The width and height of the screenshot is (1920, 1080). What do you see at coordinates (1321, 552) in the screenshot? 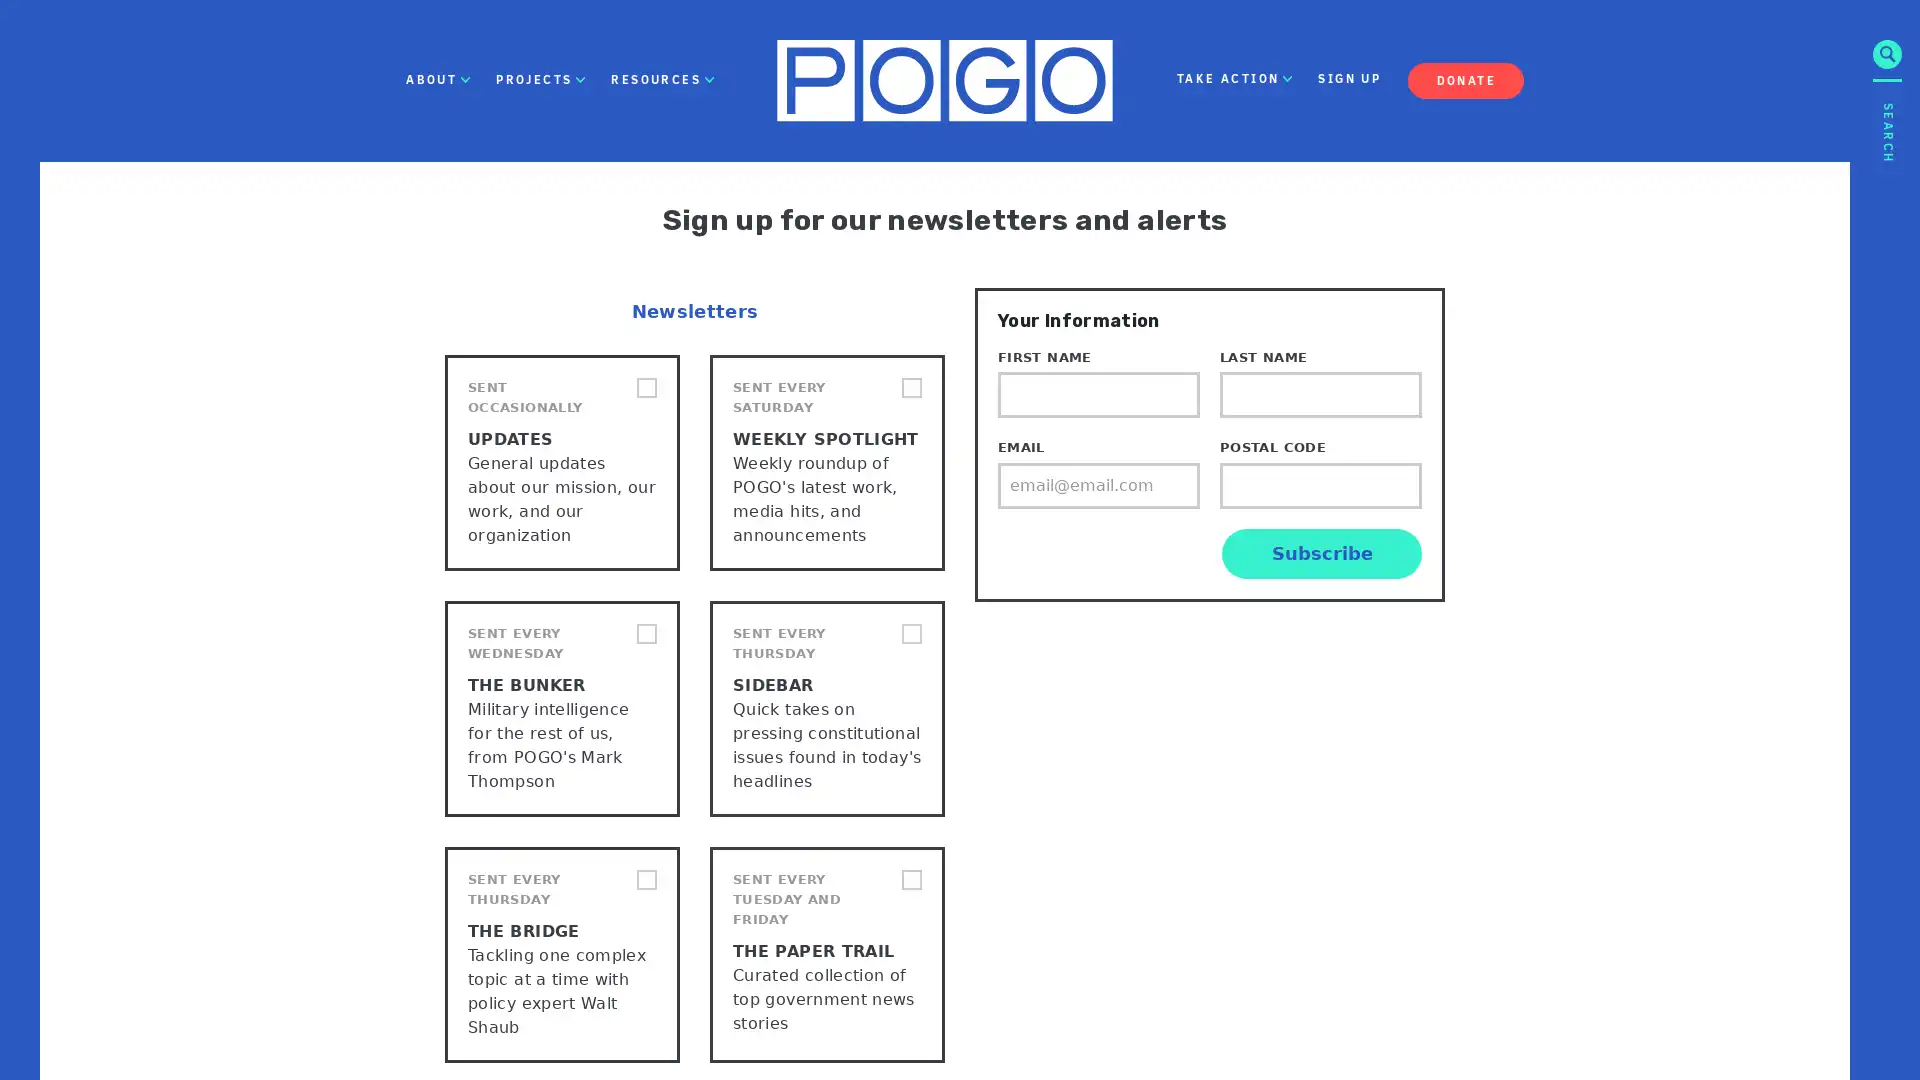
I see `Subscribe` at bounding box center [1321, 552].